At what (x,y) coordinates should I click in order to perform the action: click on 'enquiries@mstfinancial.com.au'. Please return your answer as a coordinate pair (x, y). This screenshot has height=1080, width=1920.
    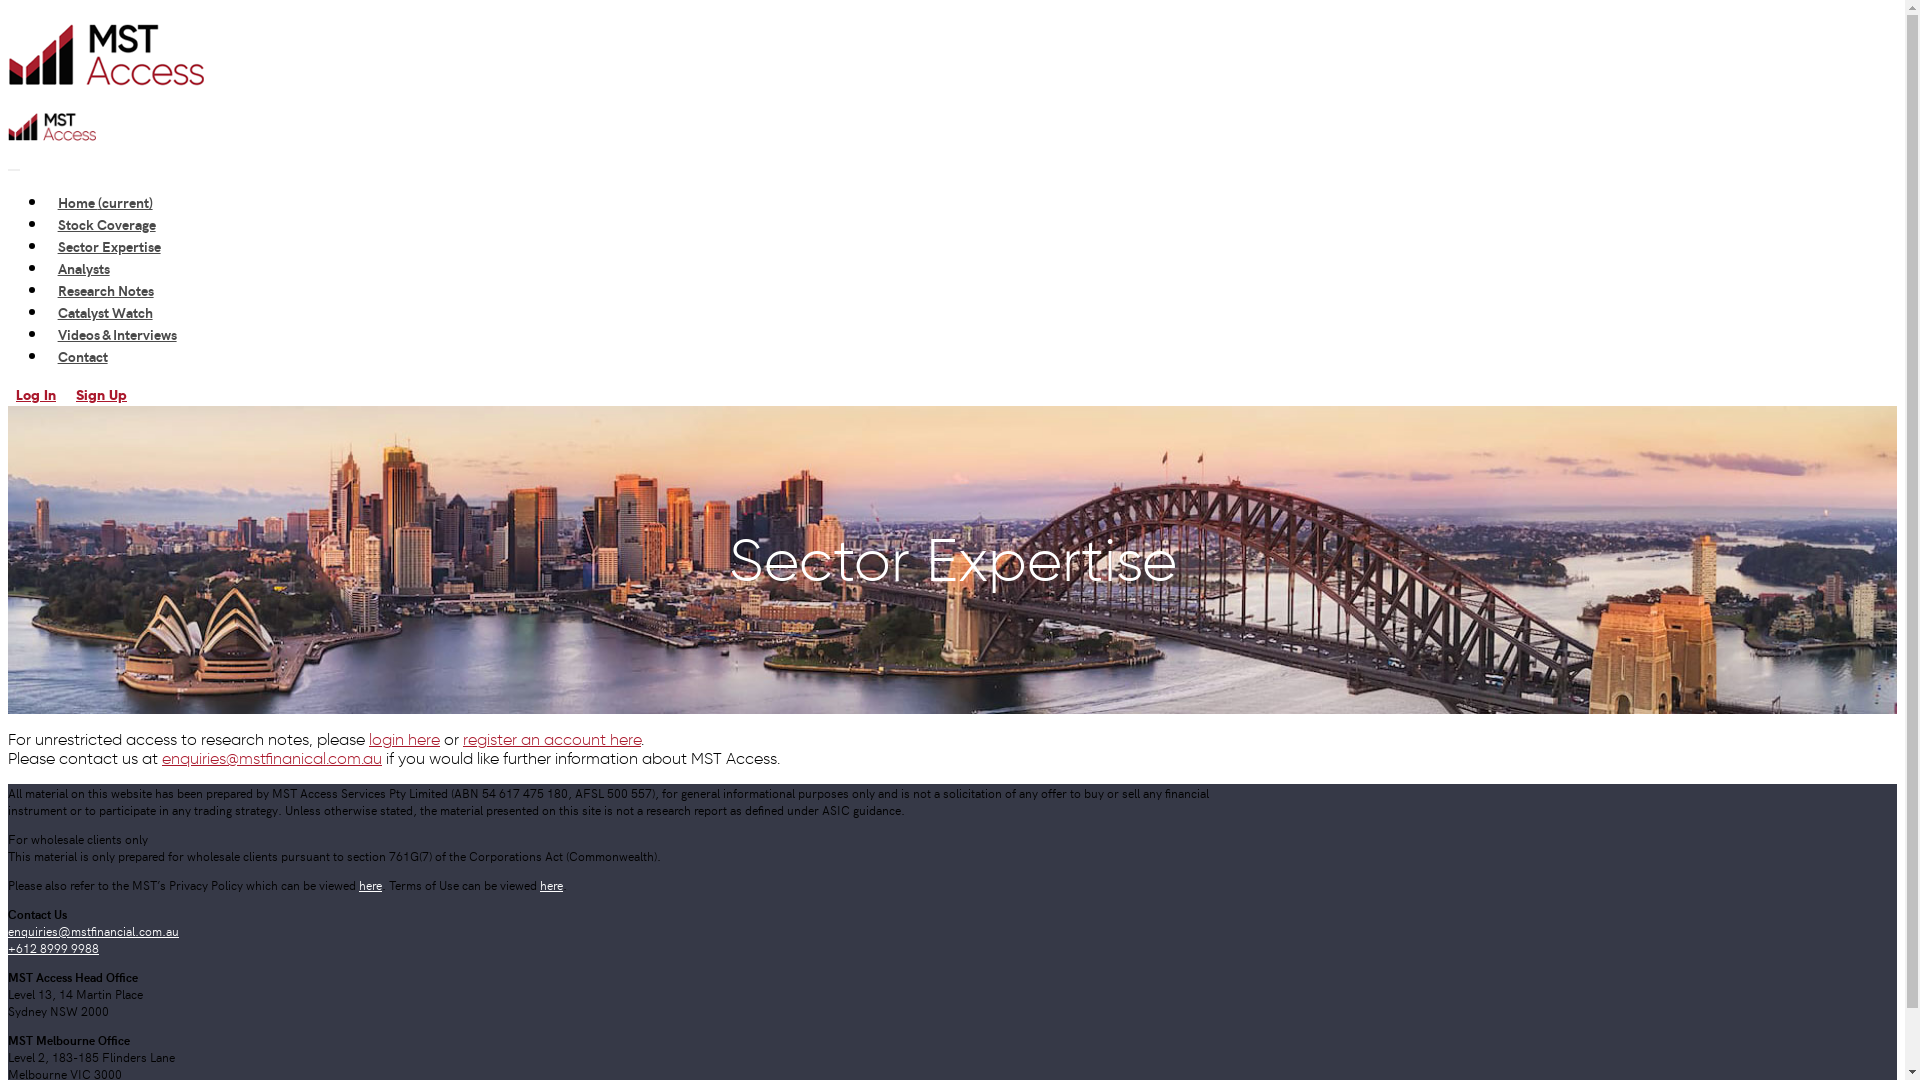
    Looking at the image, I should click on (92, 930).